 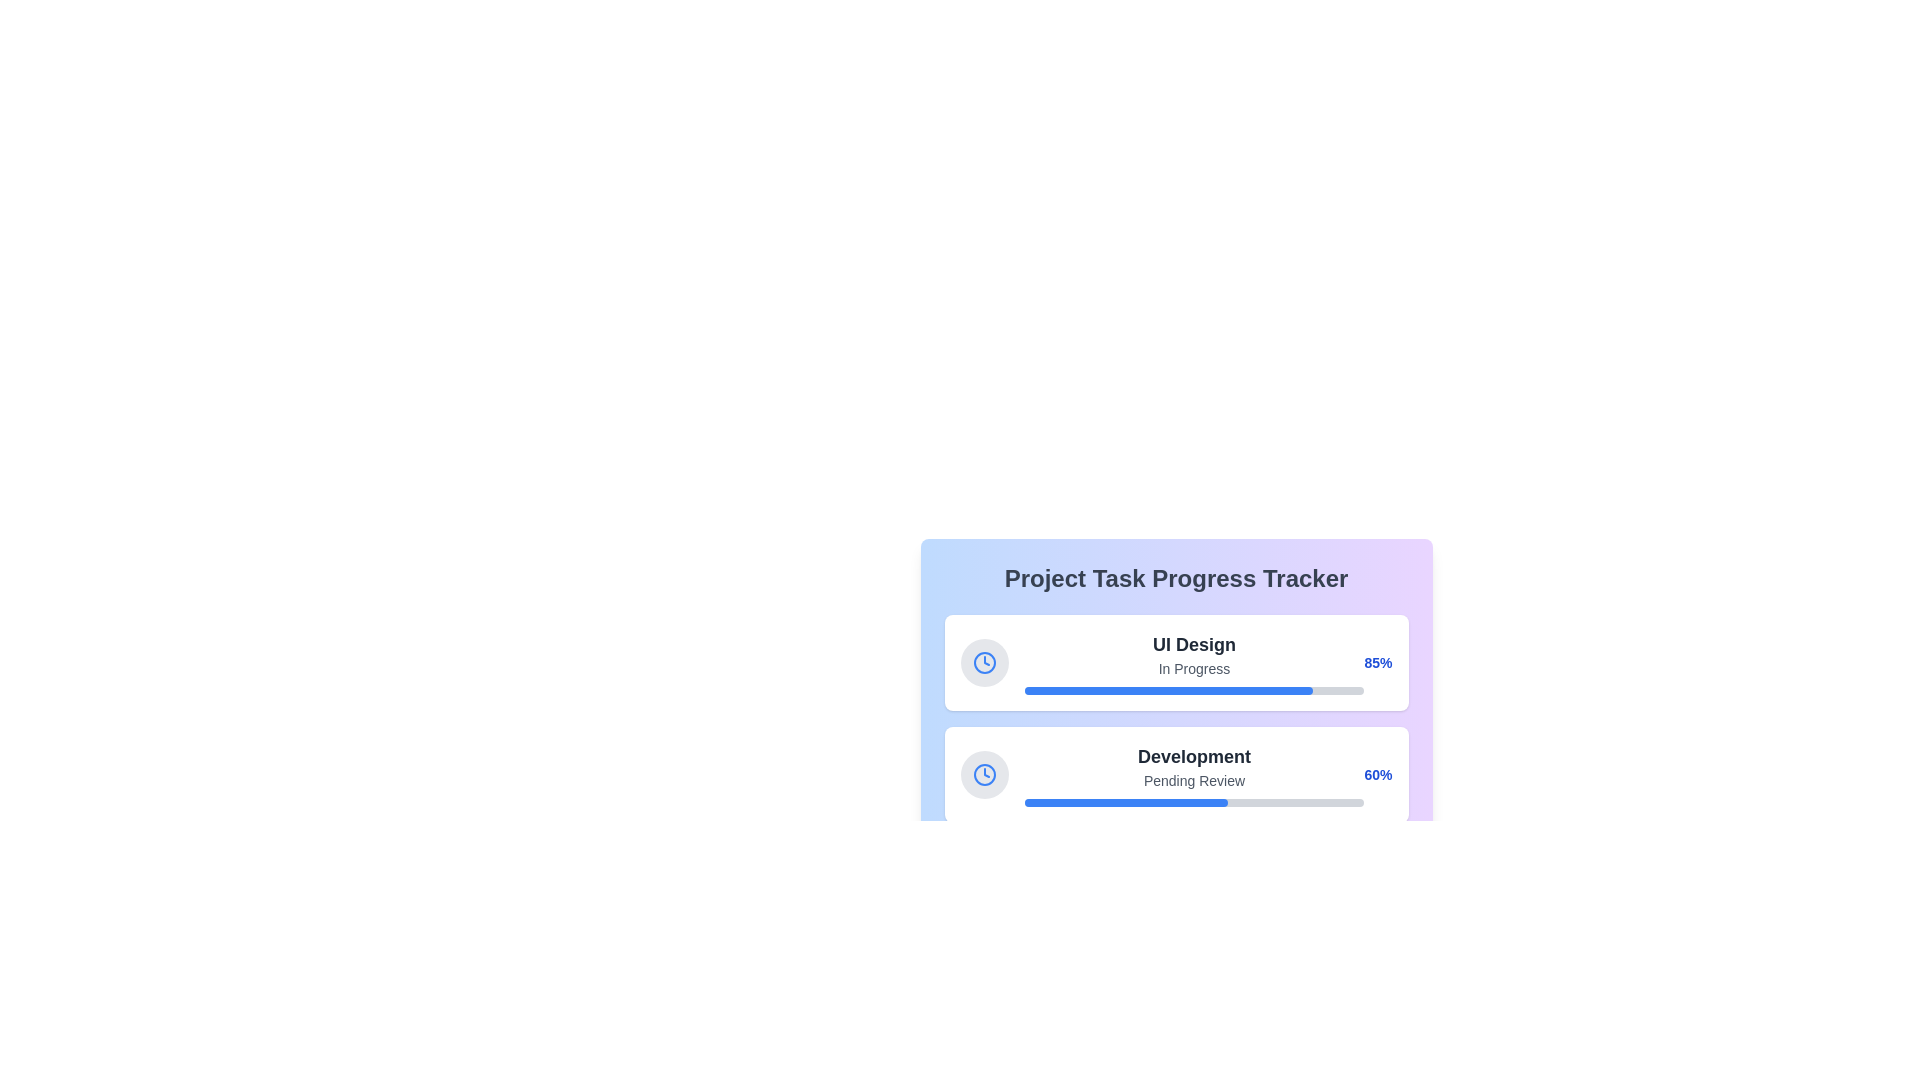 What do you see at coordinates (1377, 774) in the screenshot?
I see `the blue-colored label displaying '60%' located at the right-end corner of the 'Development' progress bar card in the 'Project Task Progress Tracker' interface` at bounding box center [1377, 774].